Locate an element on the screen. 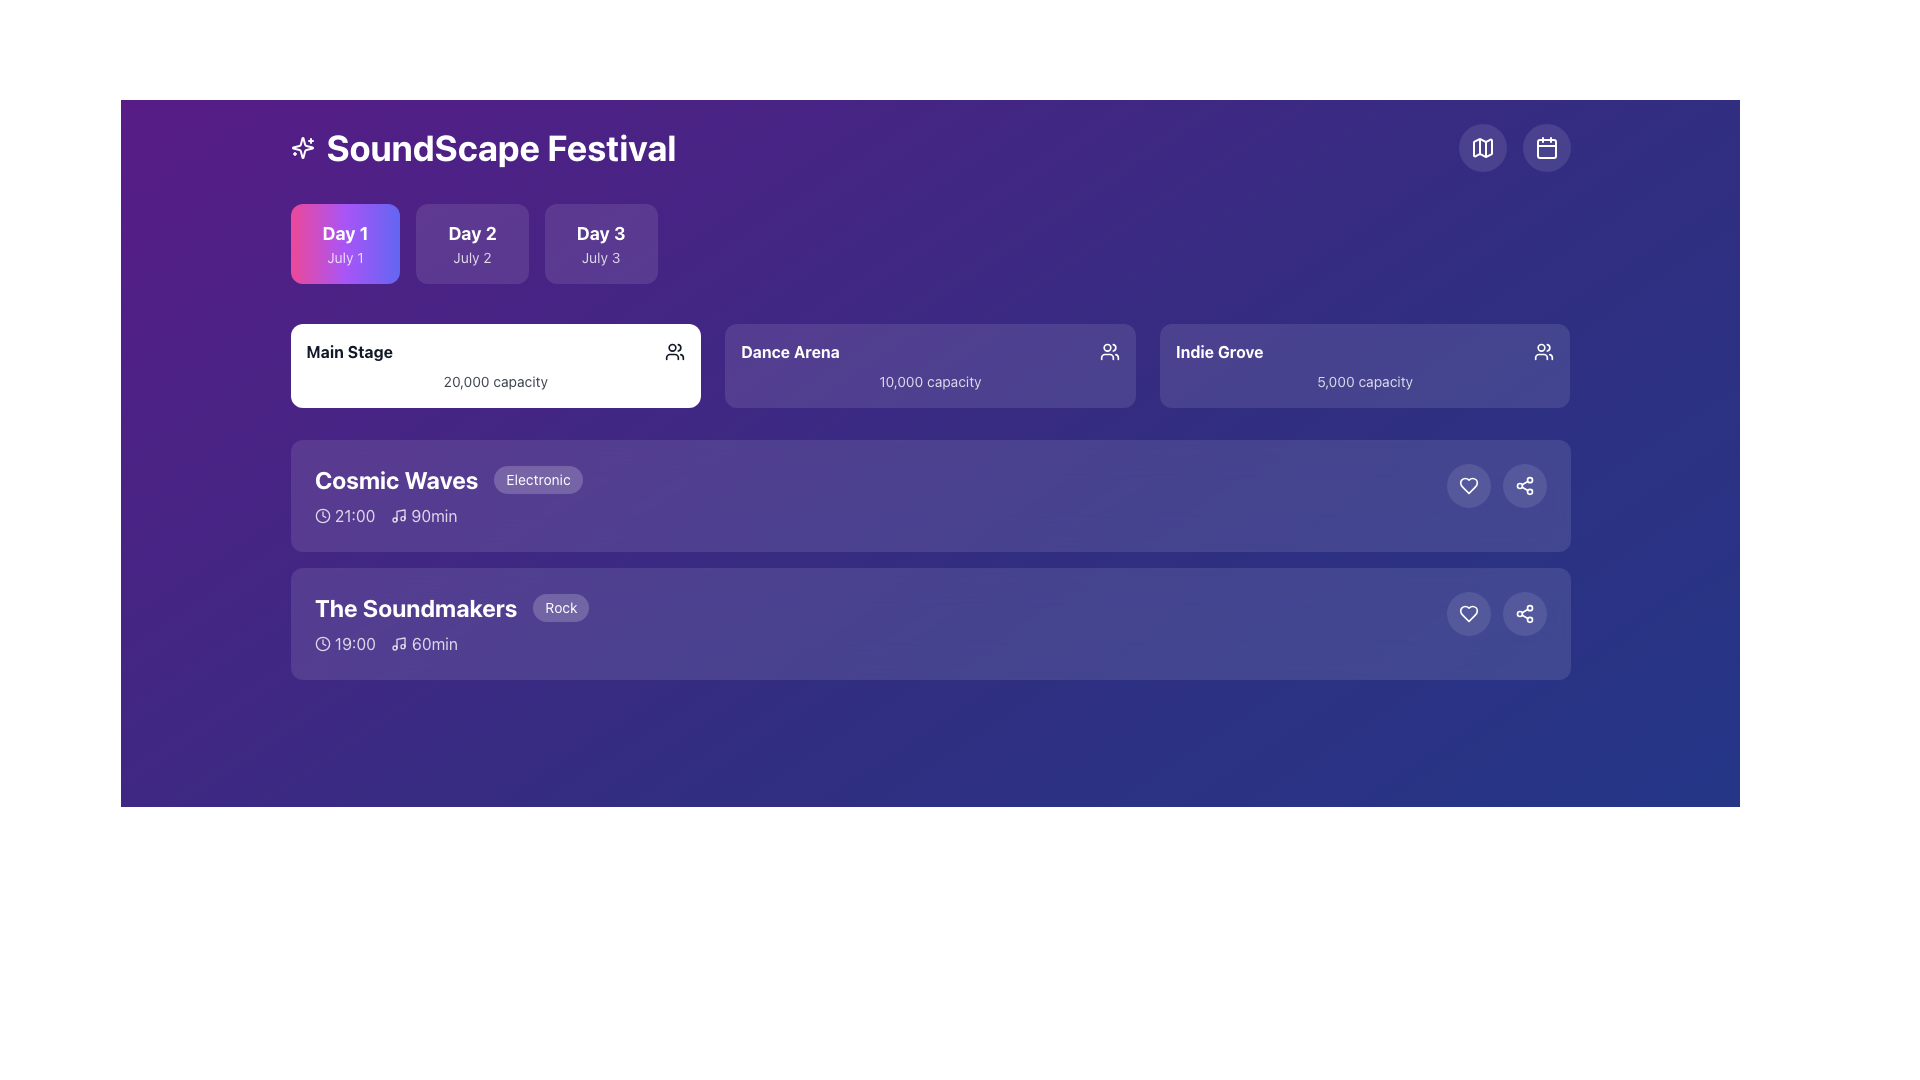  the small circular button with a map-like graphical representation located near the top-right corner of the interface, adjacent to a calendar icon is located at coordinates (1482, 146).